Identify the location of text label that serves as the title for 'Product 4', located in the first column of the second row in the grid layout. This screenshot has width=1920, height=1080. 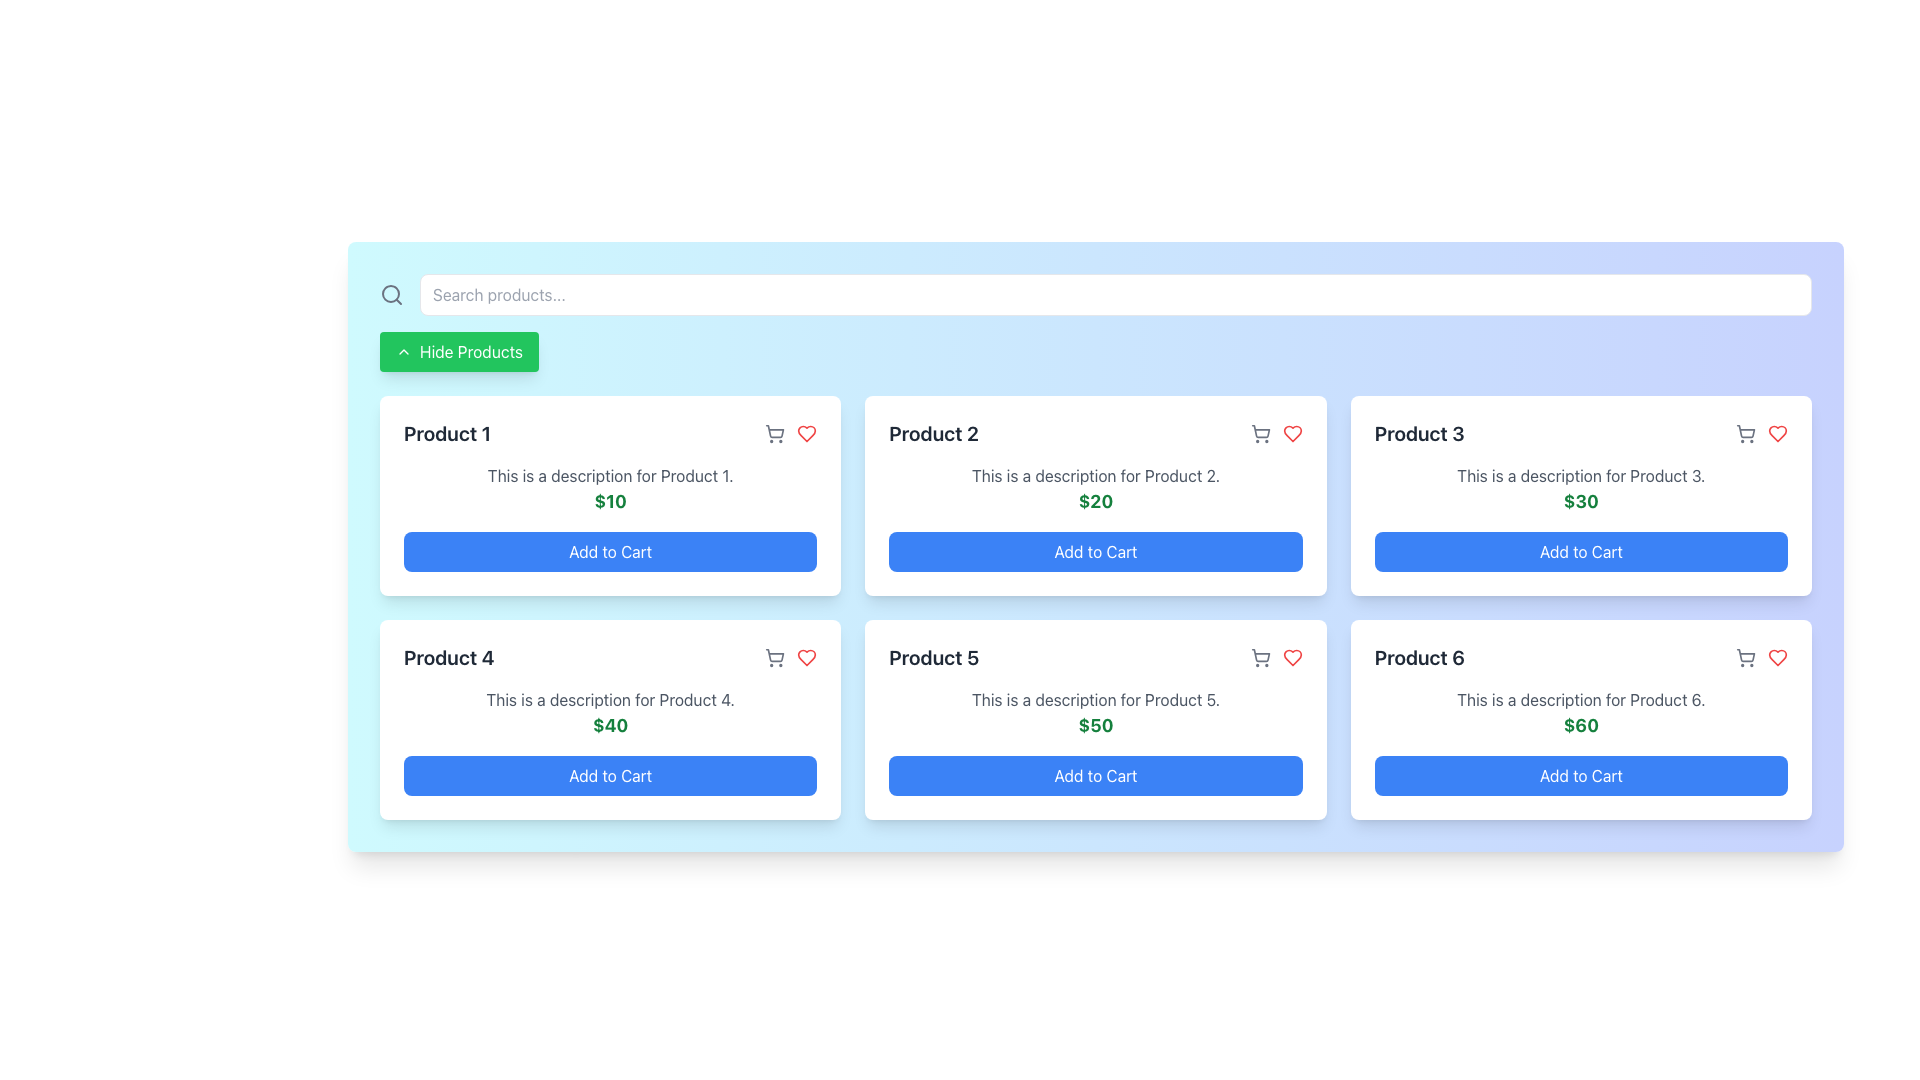
(448, 658).